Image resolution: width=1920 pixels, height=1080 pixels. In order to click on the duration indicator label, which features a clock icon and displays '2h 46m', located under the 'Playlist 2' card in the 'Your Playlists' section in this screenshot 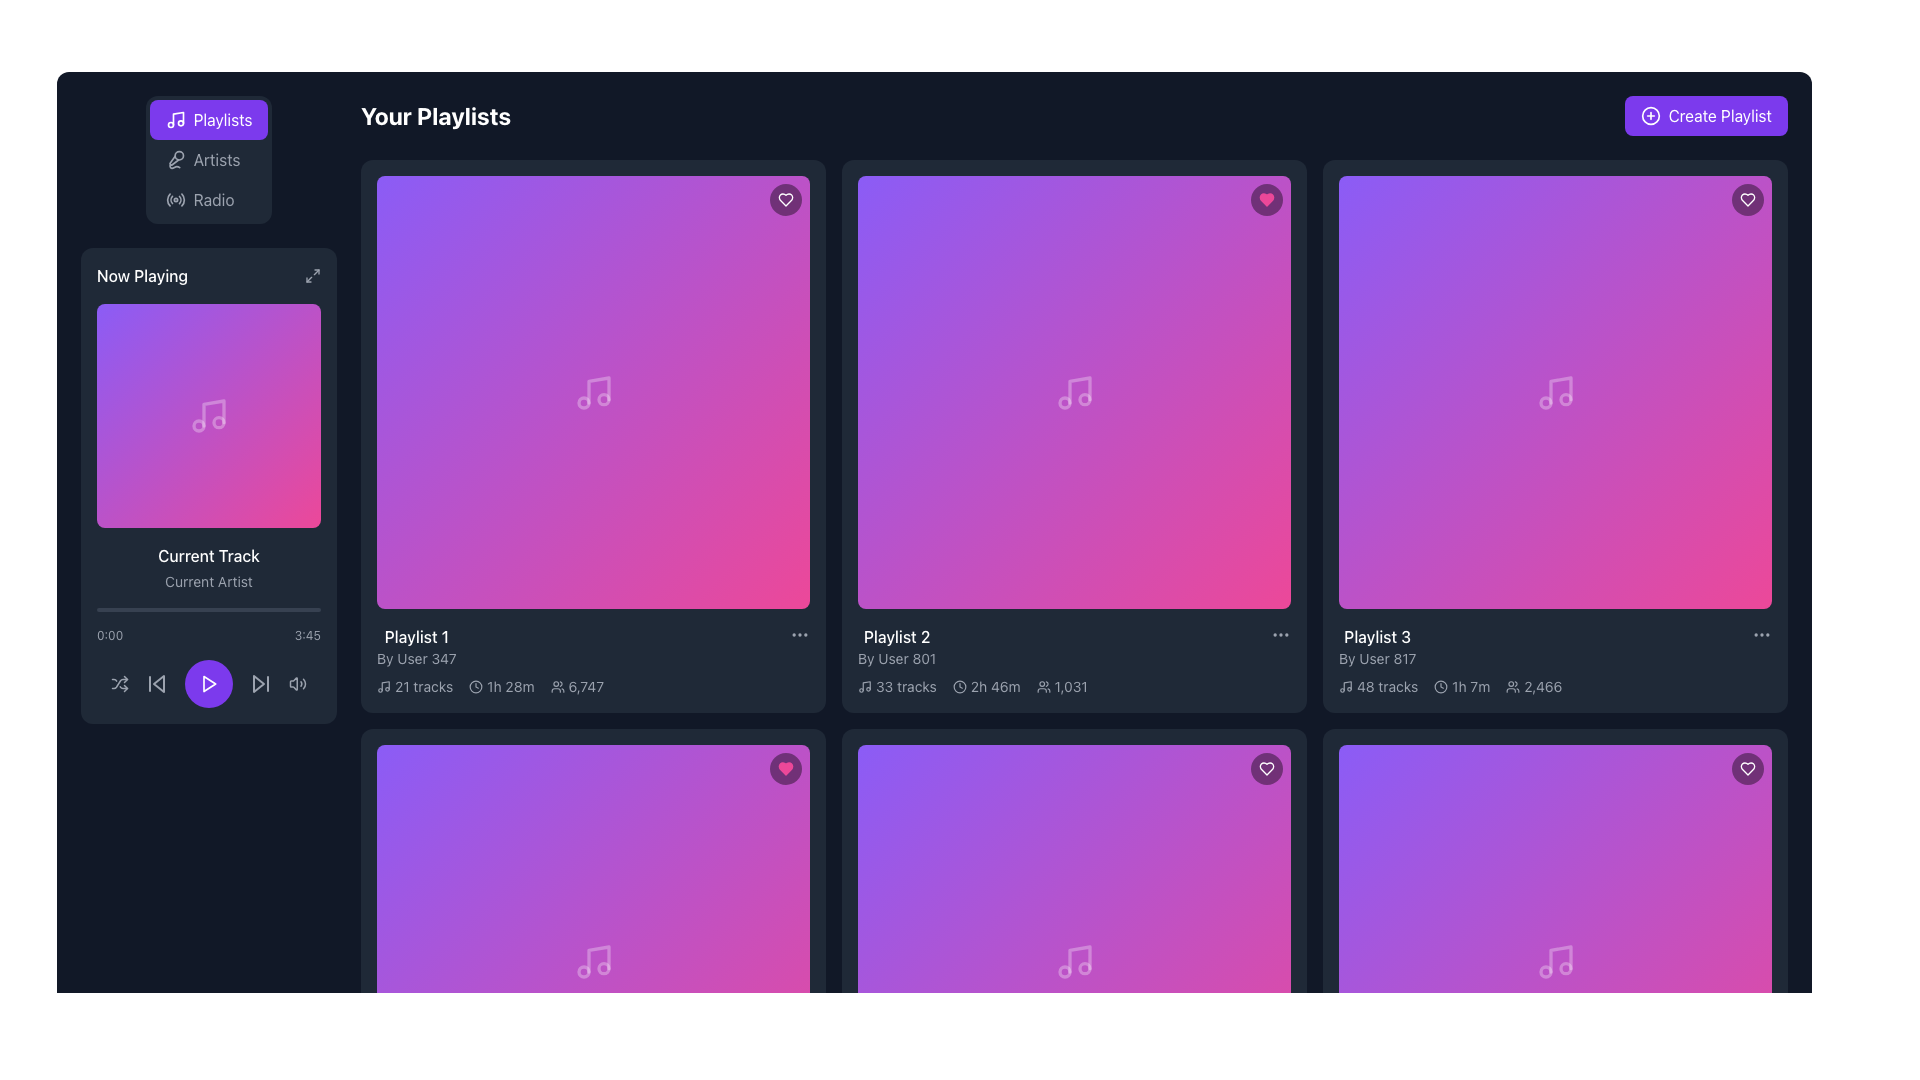, I will do `click(986, 685)`.